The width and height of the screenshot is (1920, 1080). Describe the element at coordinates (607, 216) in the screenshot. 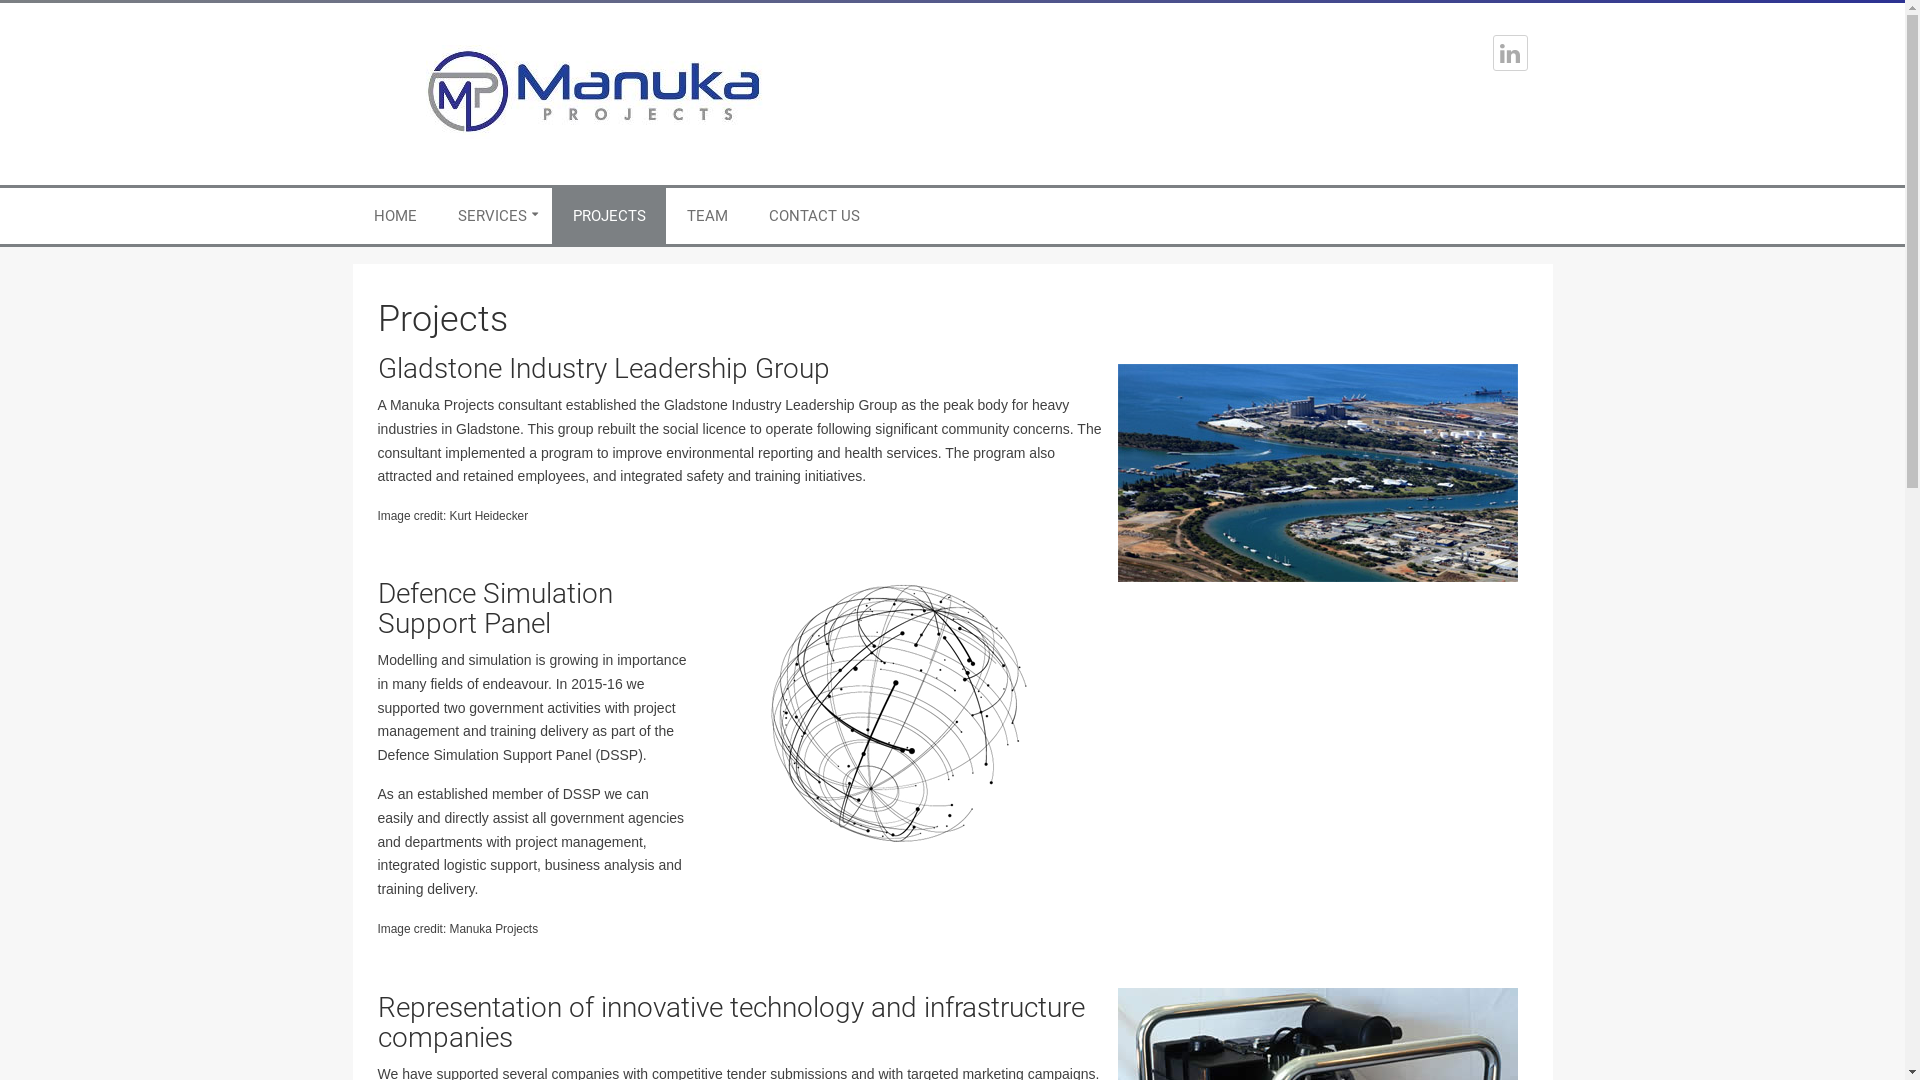

I see `'PROJECTS'` at that location.